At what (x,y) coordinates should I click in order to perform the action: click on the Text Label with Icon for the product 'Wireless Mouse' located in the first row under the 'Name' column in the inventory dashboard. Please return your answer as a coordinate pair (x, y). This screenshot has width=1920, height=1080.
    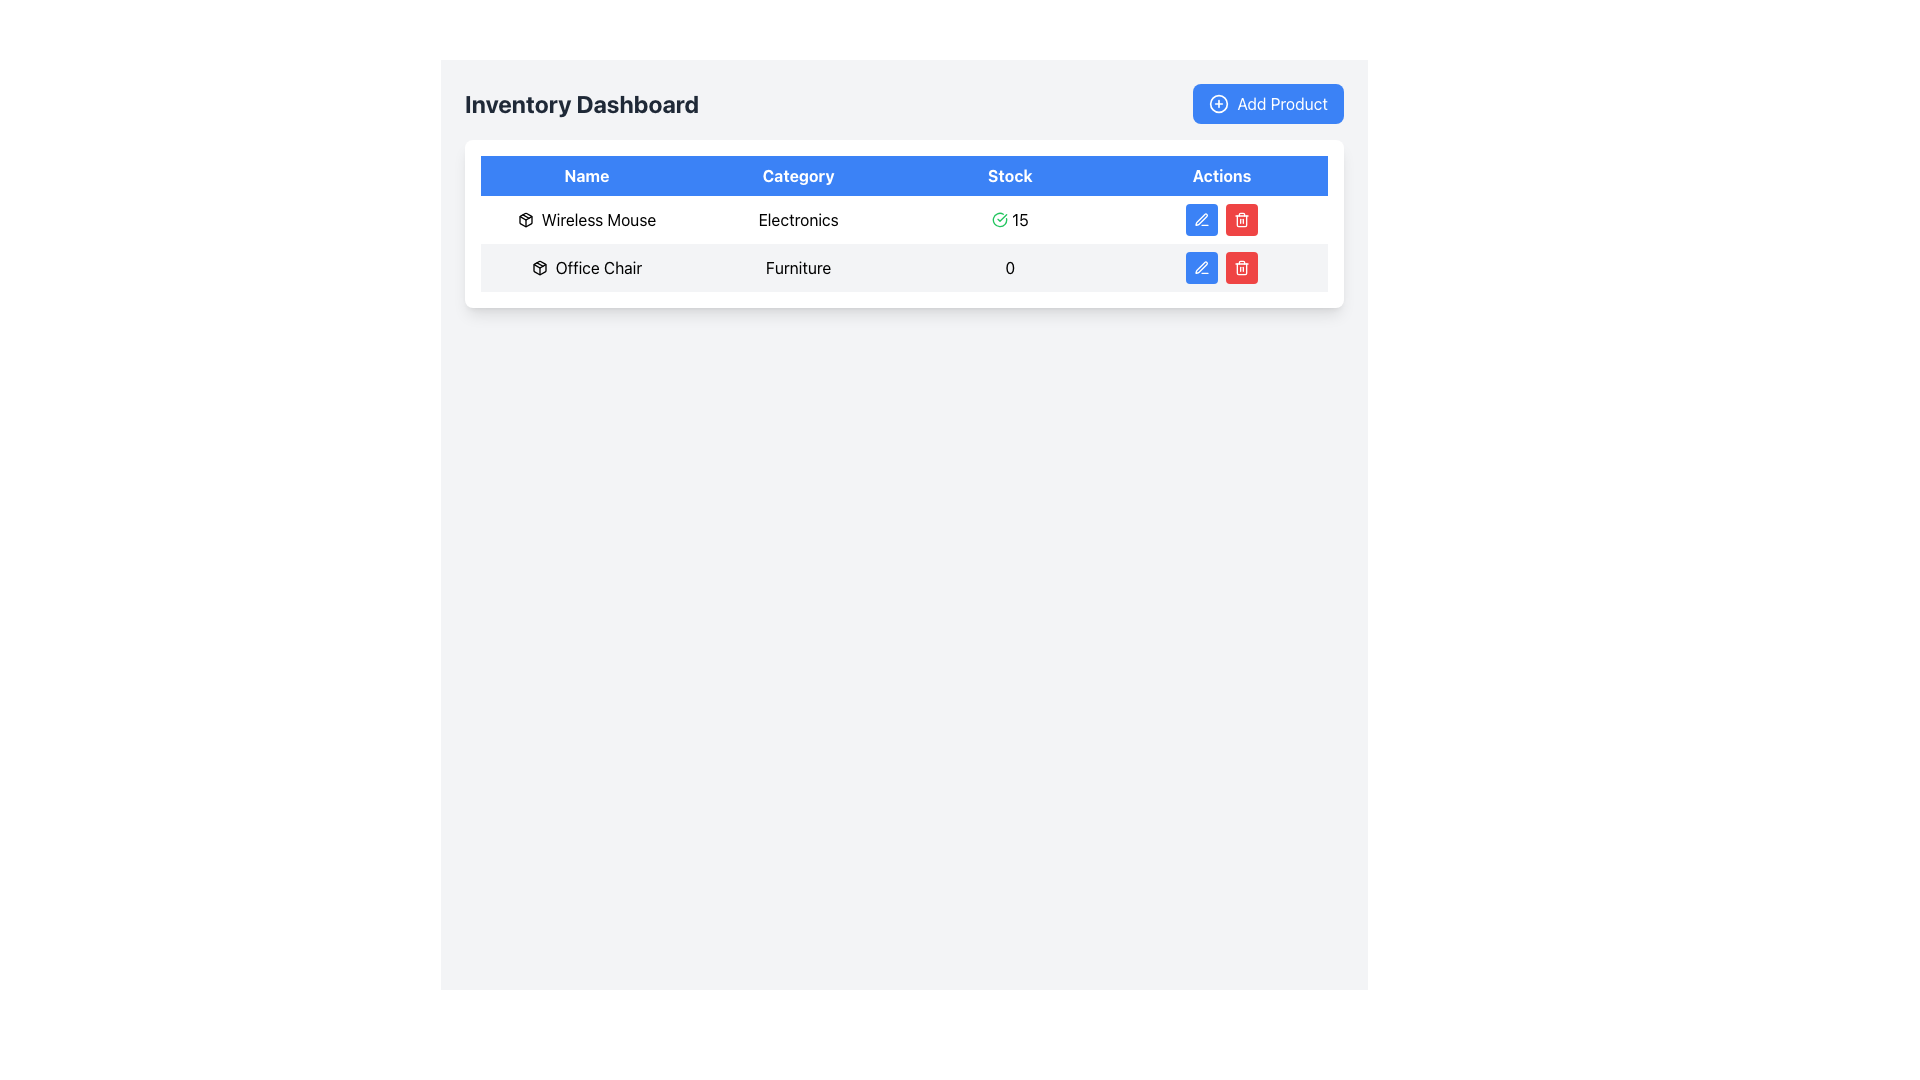
    Looking at the image, I should click on (585, 219).